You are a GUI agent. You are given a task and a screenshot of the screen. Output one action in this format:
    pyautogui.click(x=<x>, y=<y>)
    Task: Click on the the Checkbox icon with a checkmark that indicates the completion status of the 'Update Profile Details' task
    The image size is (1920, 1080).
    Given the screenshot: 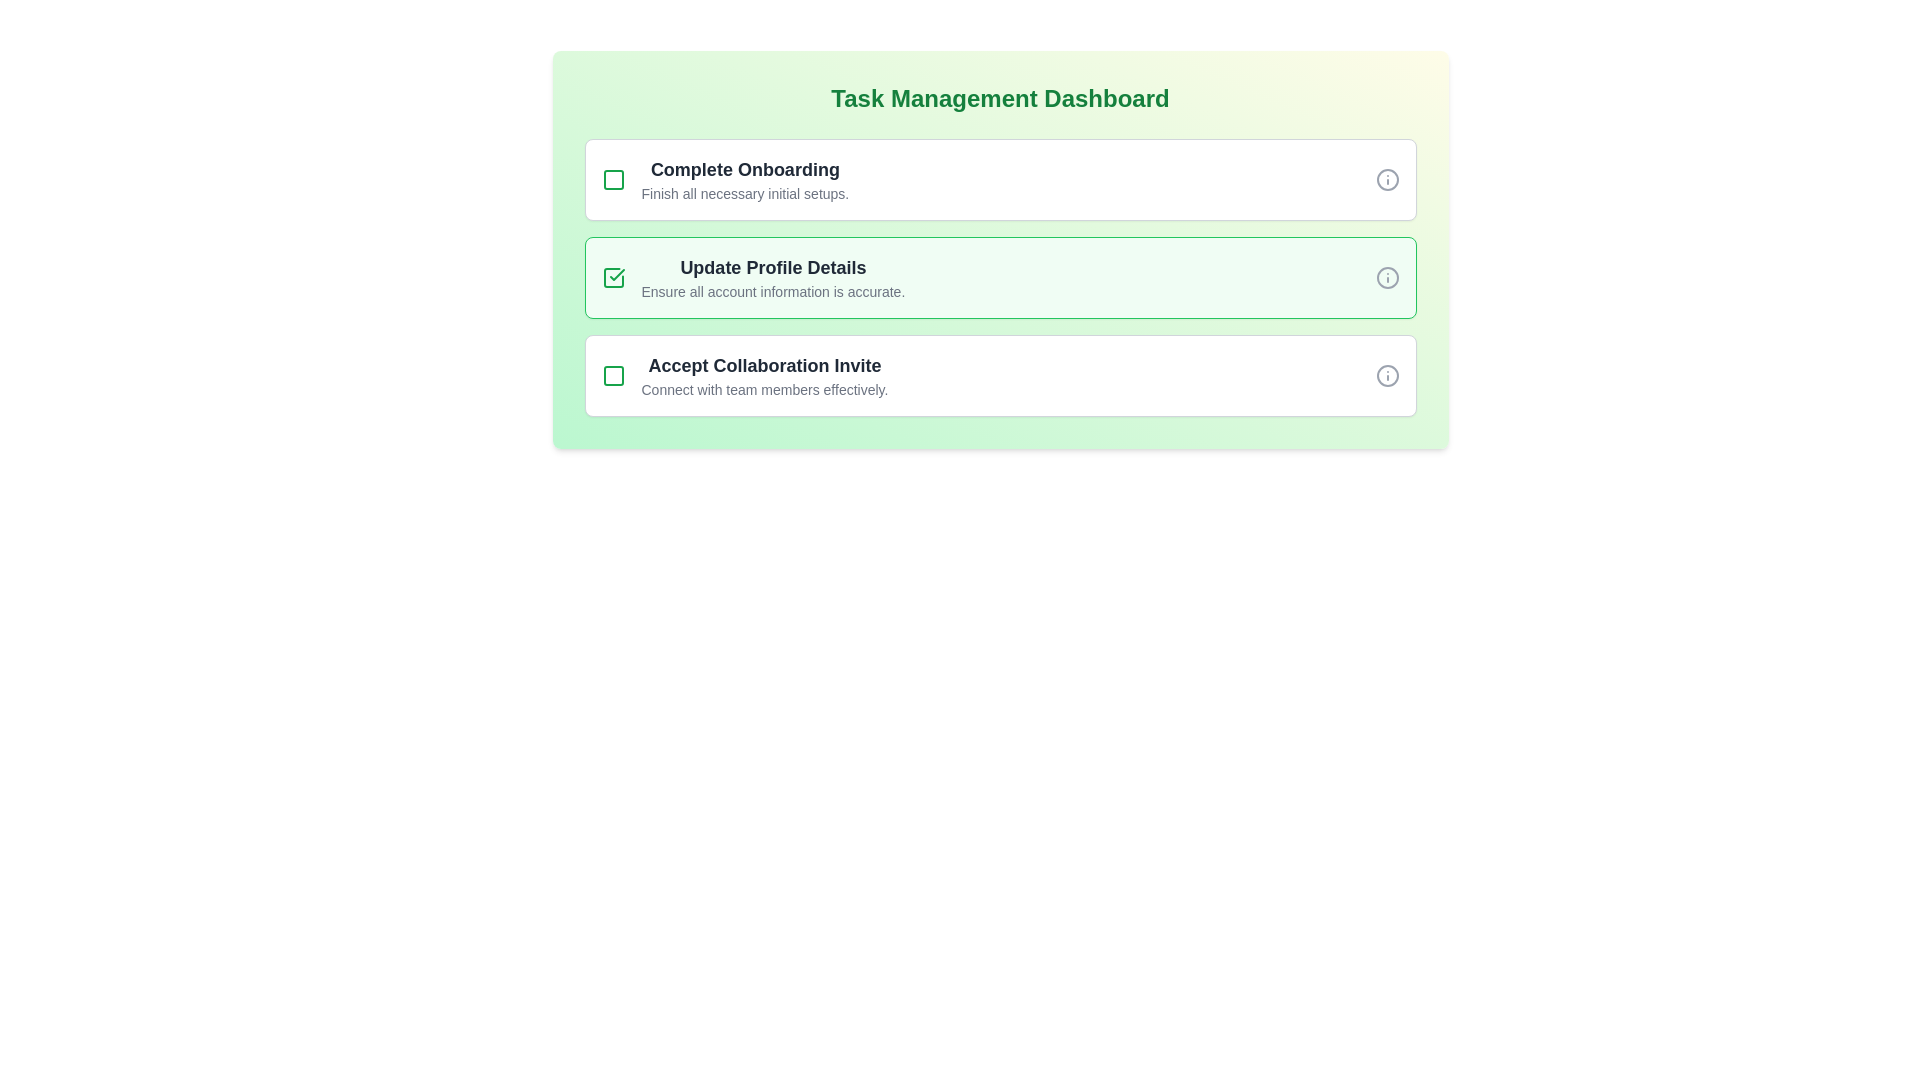 What is the action you would take?
    pyautogui.click(x=612, y=277)
    